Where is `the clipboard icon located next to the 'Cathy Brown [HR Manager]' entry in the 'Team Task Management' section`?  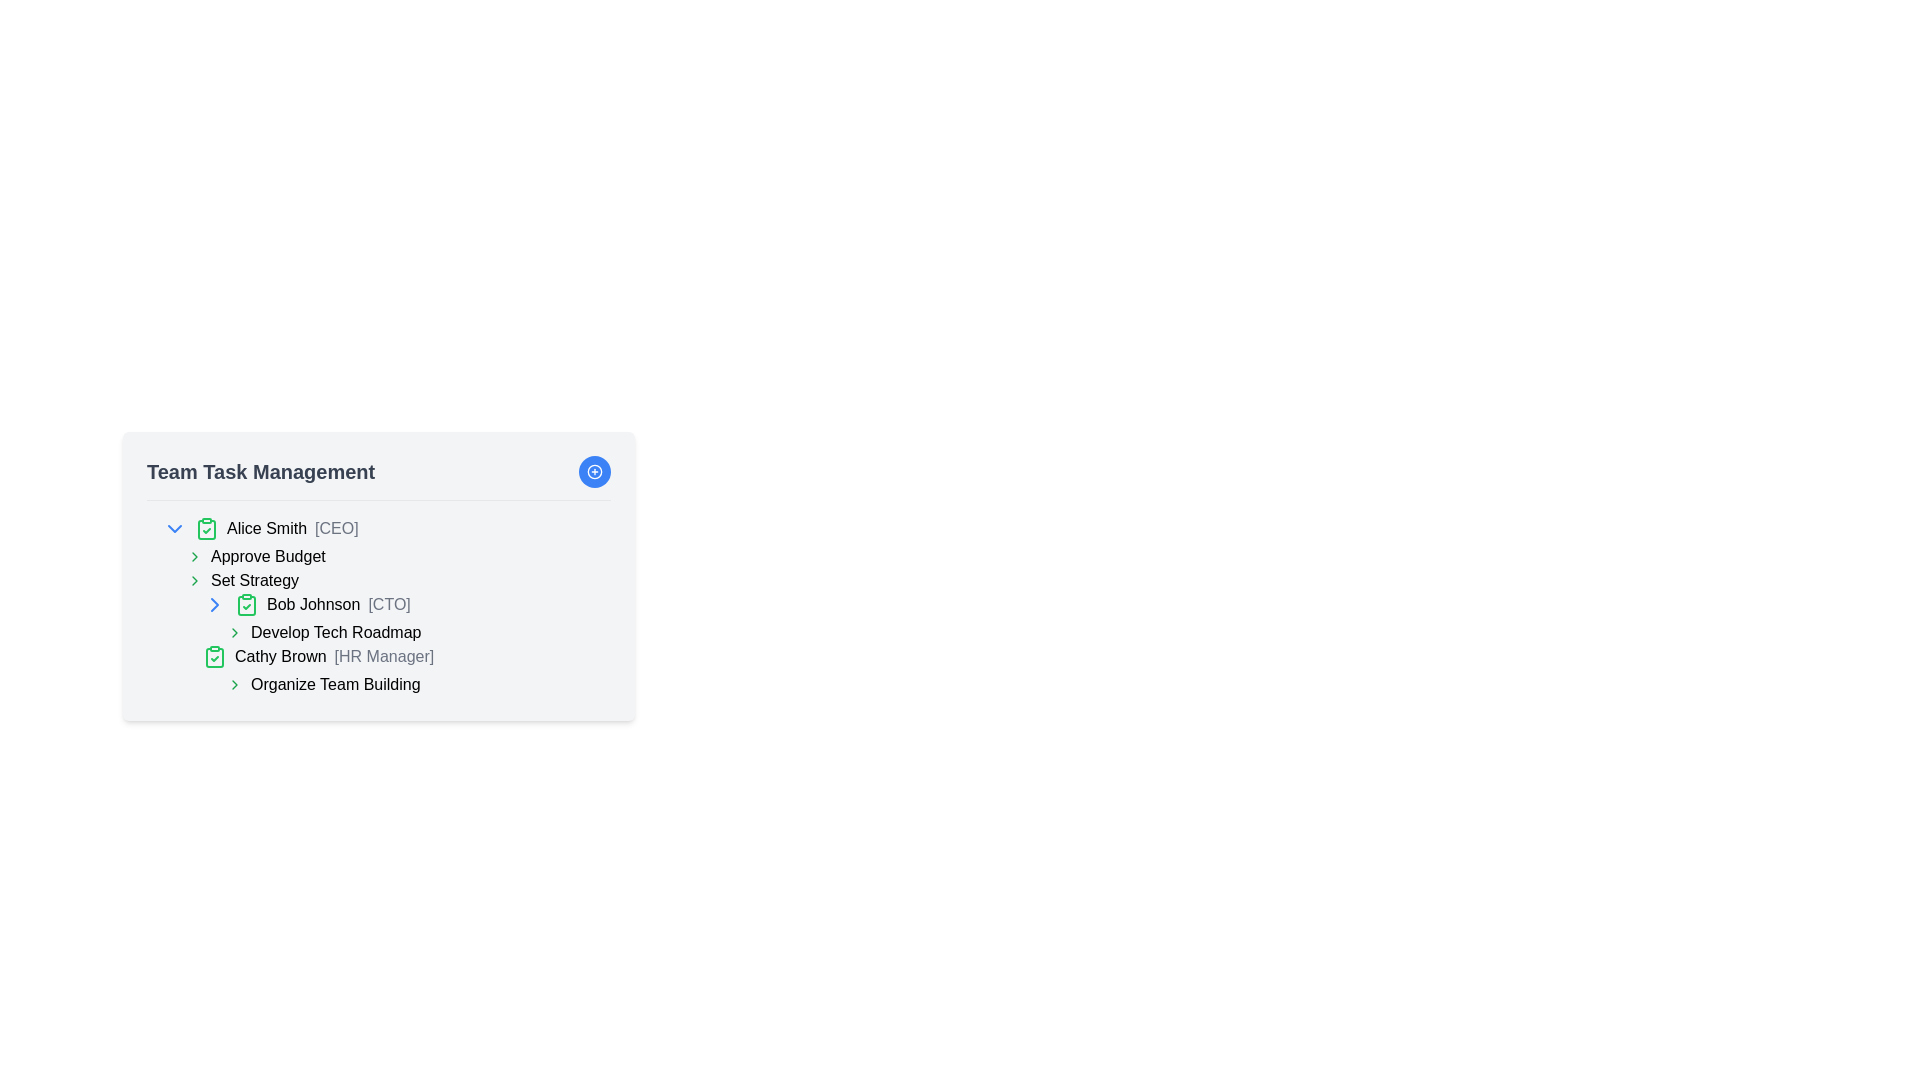 the clipboard icon located next to the 'Cathy Brown [HR Manager]' entry in the 'Team Task Management' section is located at coordinates (215, 658).